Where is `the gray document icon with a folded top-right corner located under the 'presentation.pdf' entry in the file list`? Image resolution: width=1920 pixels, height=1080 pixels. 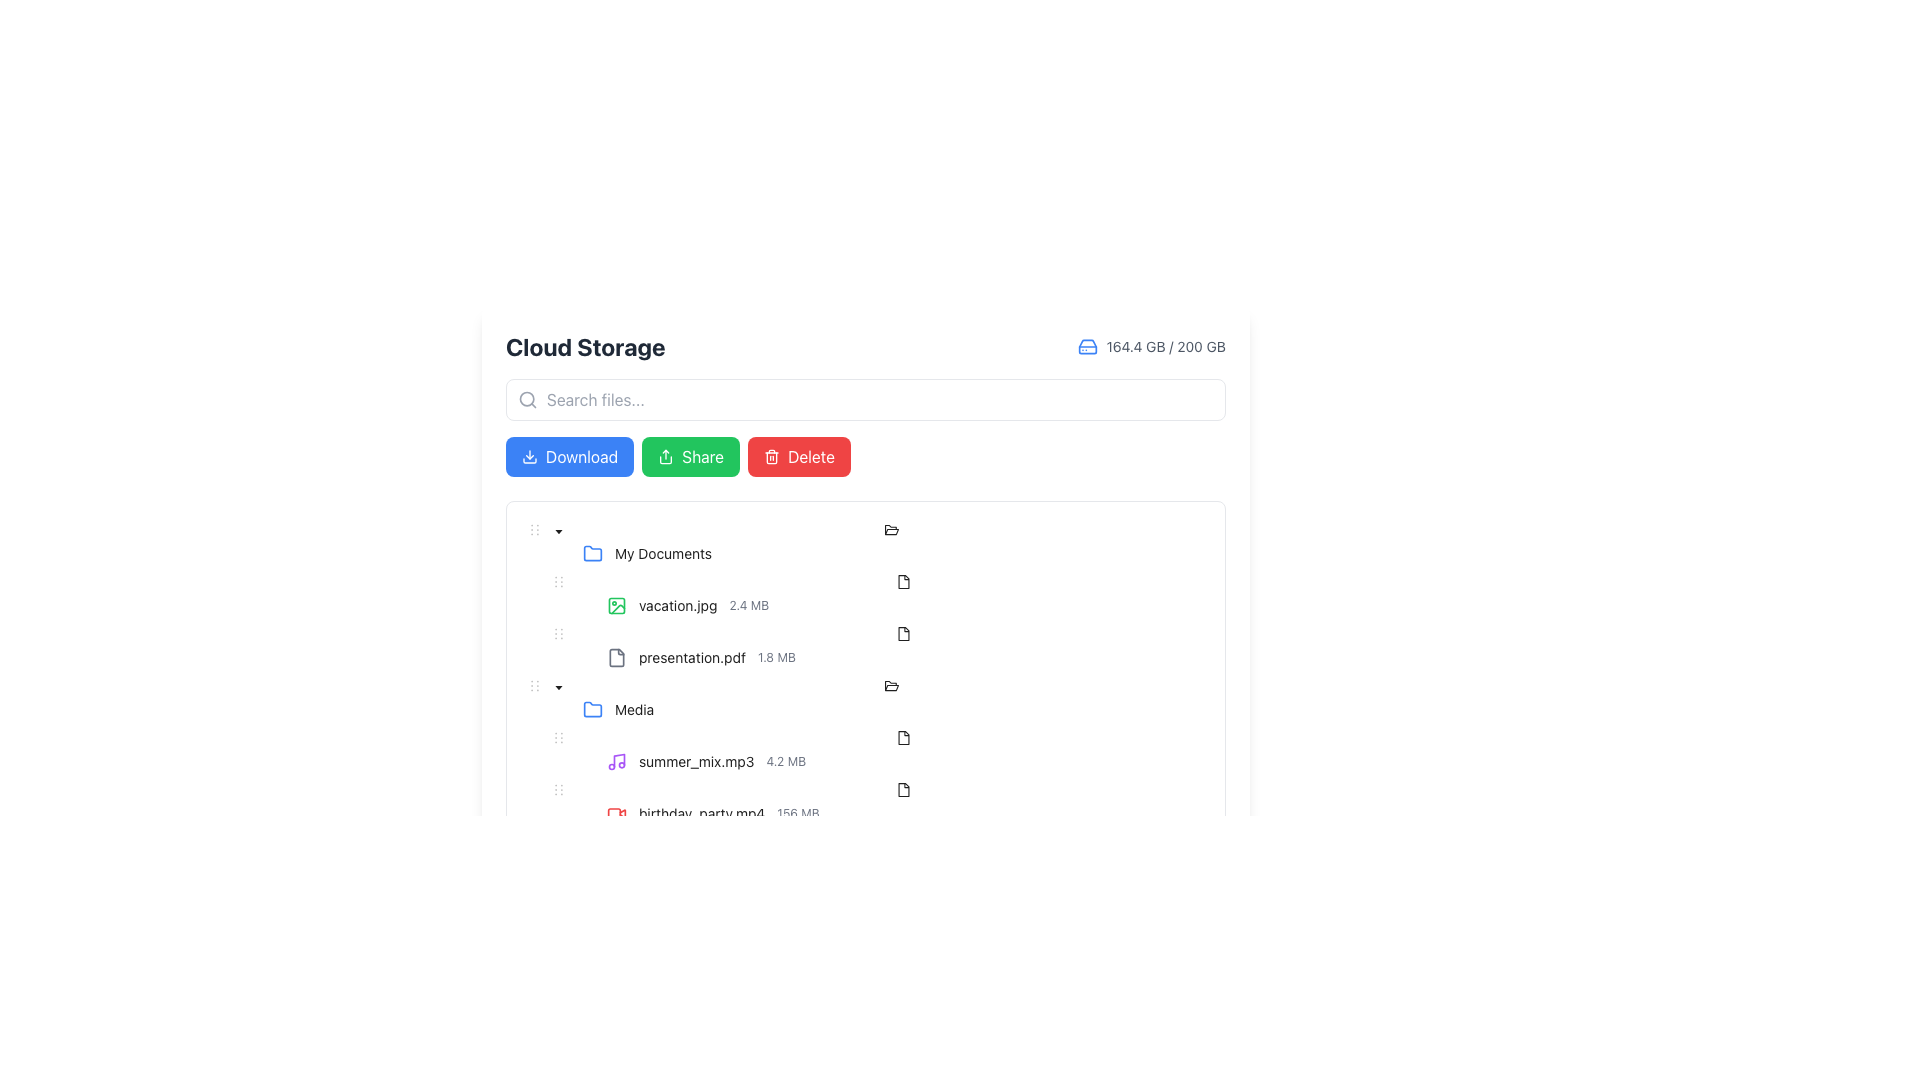
the gray document icon with a folded top-right corner located under the 'presentation.pdf' entry in the file list is located at coordinates (616, 658).